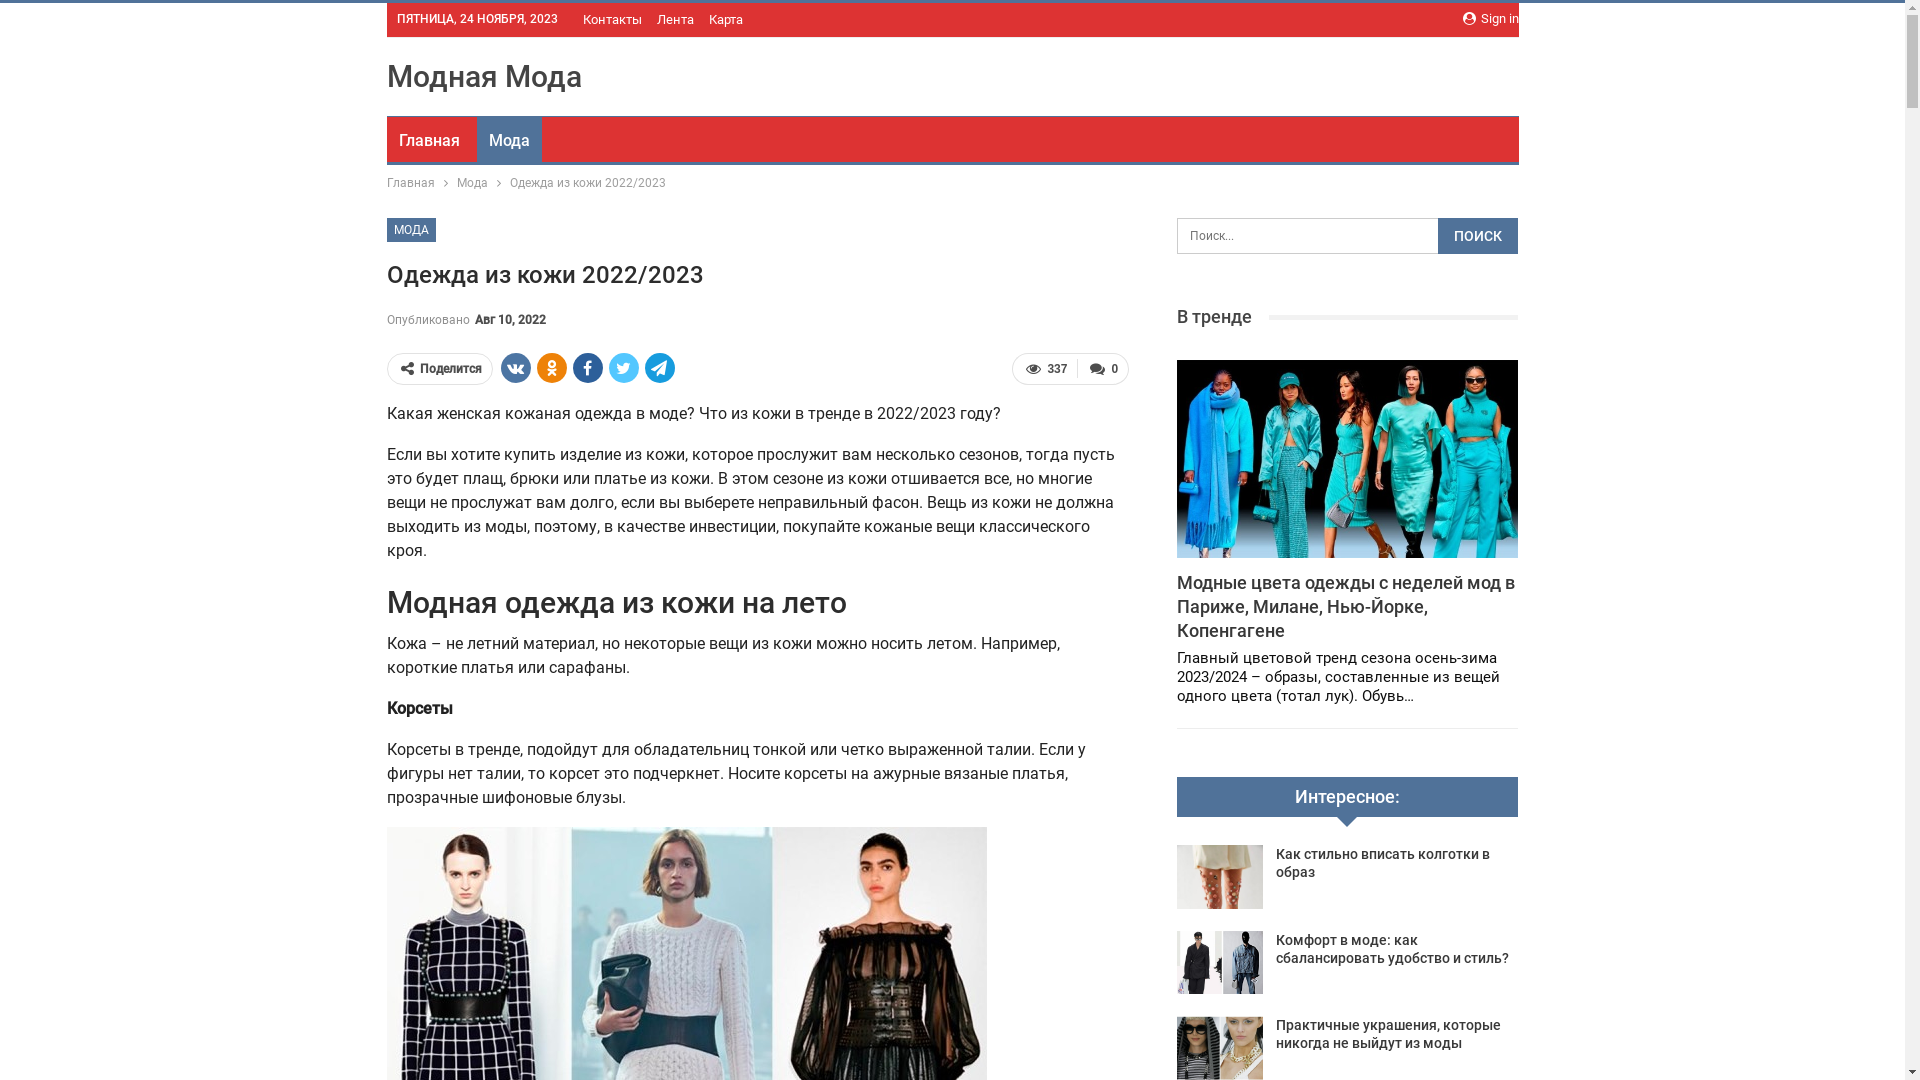 The width and height of the screenshot is (1920, 1080). I want to click on '0', so click(1102, 369).